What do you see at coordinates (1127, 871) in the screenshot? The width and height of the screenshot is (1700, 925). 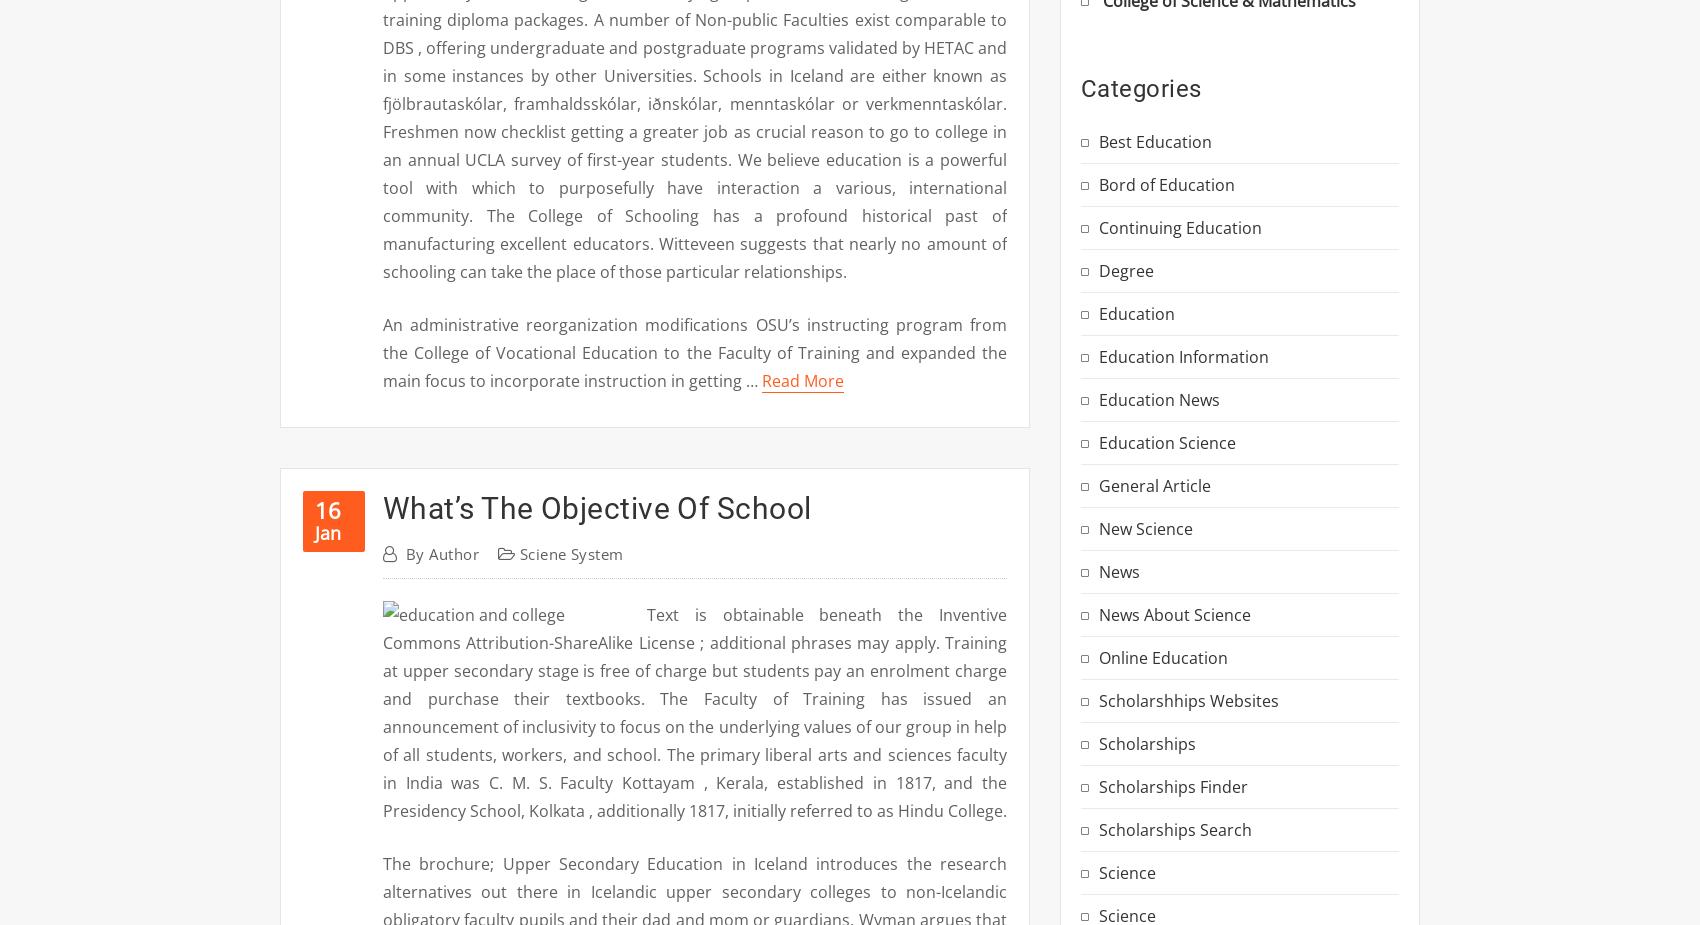 I see `'Science'` at bounding box center [1127, 871].